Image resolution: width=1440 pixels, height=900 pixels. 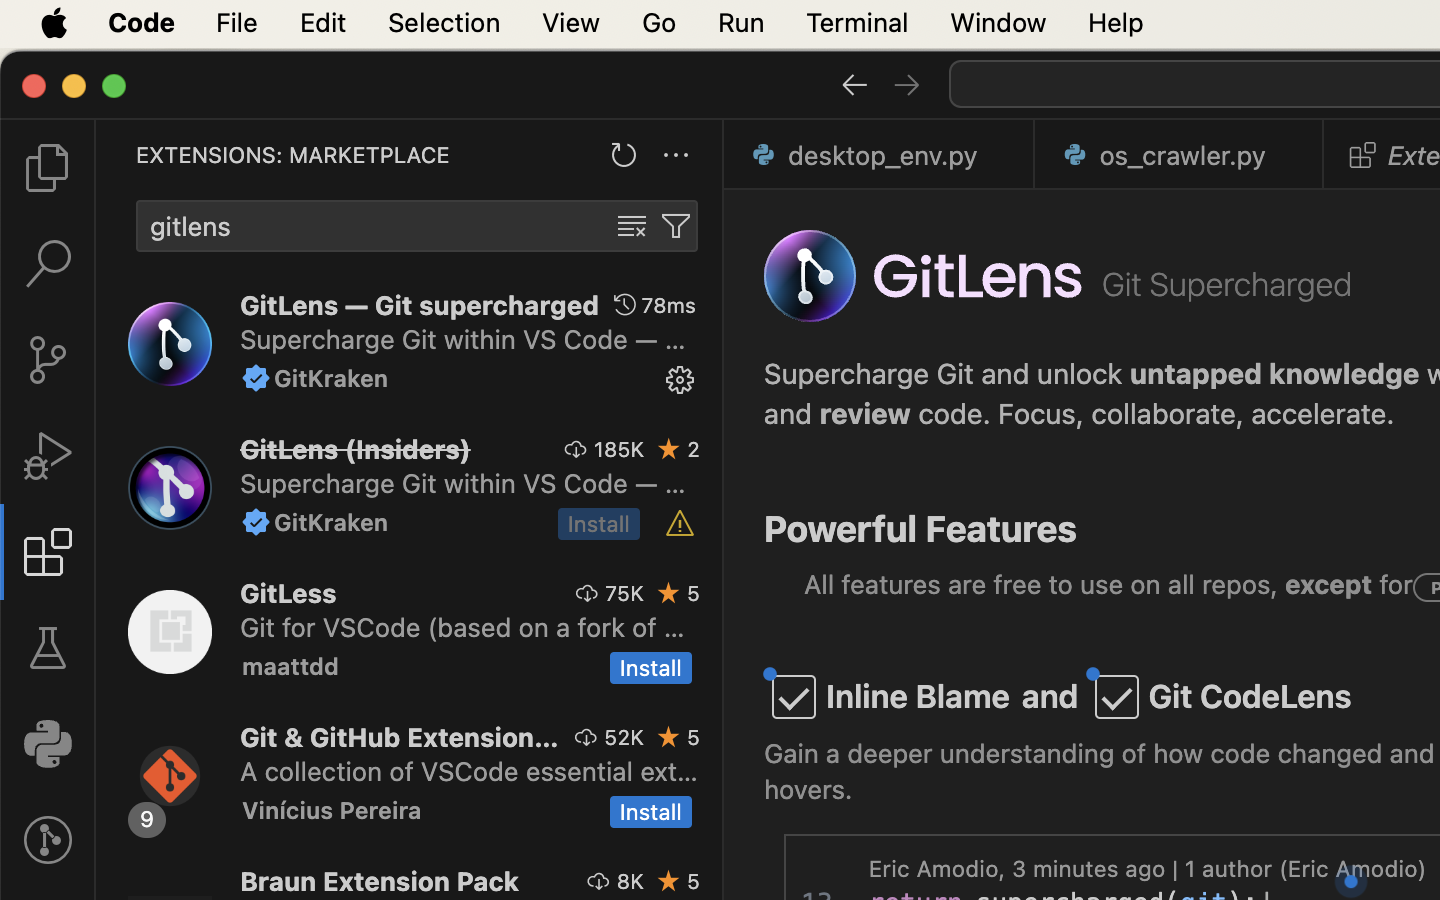 What do you see at coordinates (854, 82) in the screenshot?
I see `''` at bounding box center [854, 82].